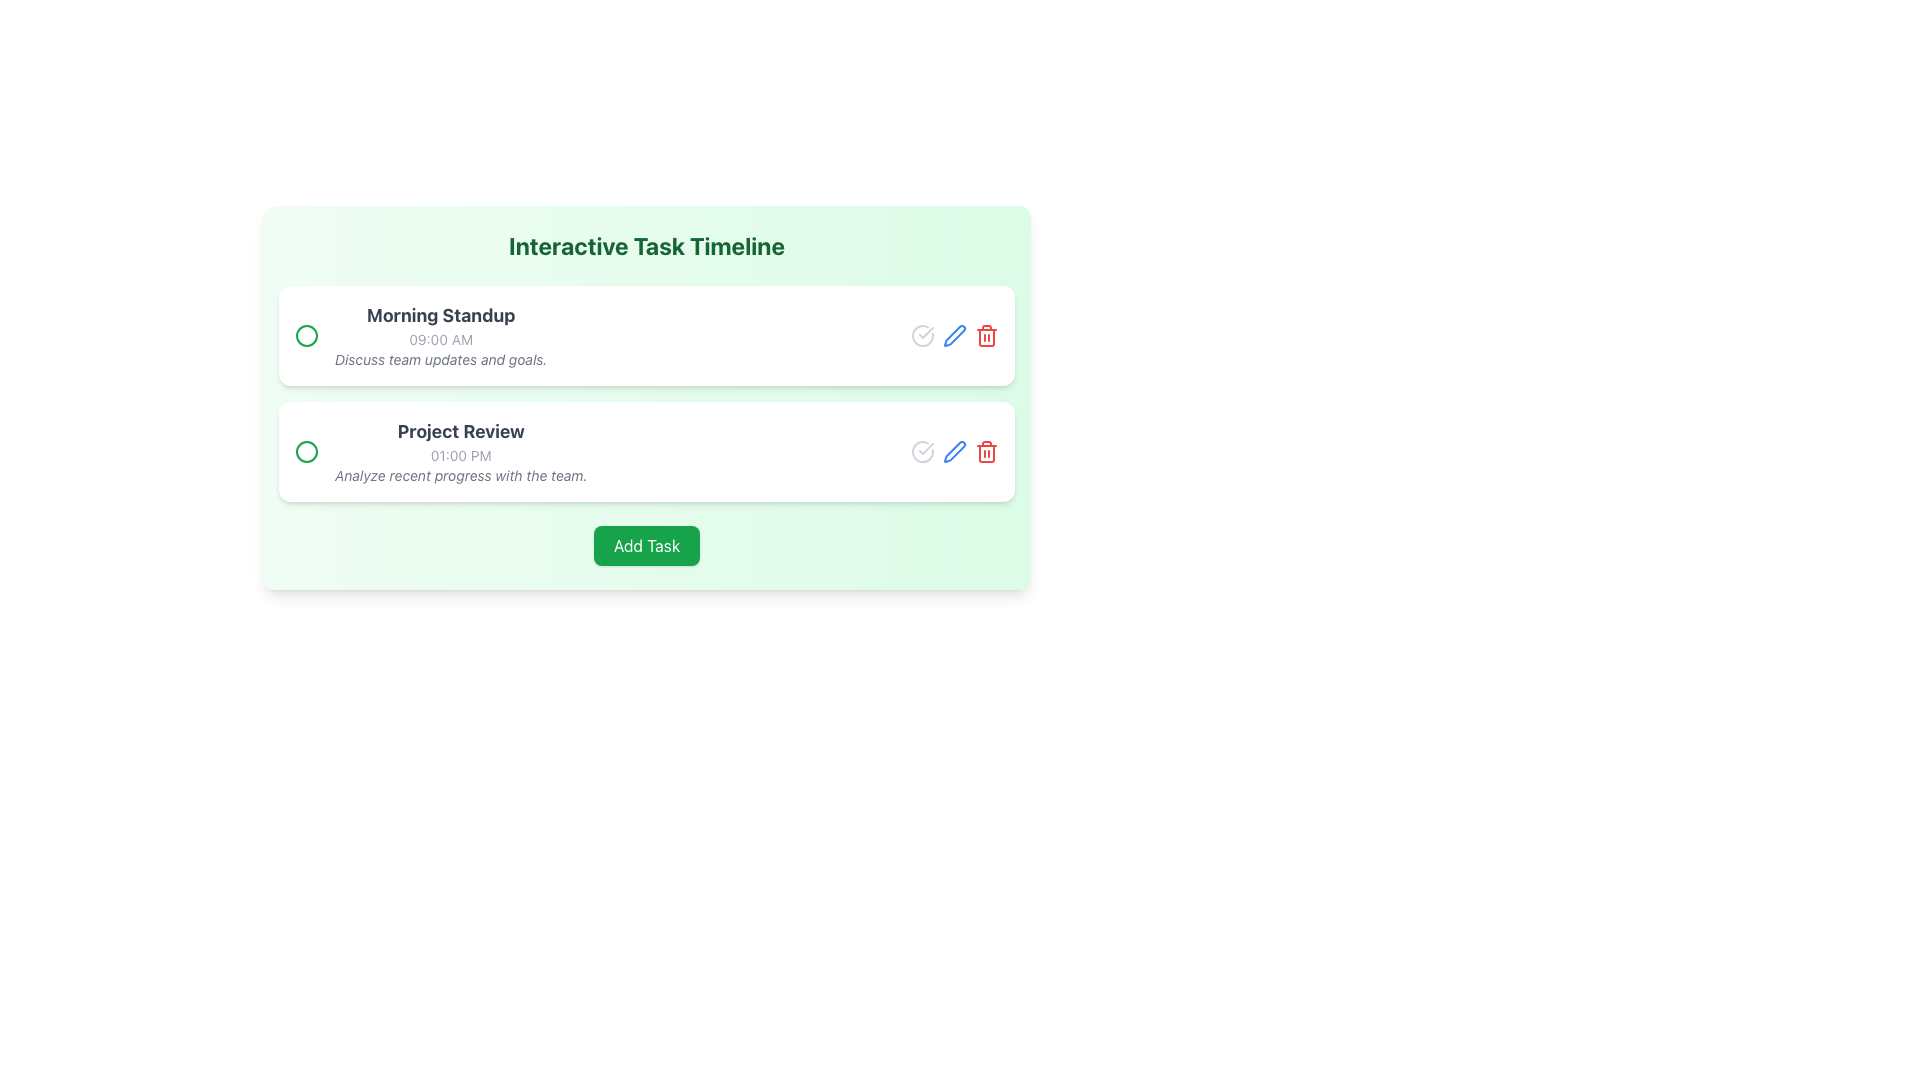 The height and width of the screenshot is (1080, 1920). What do you see at coordinates (987, 334) in the screenshot?
I see `the delete Icon Button located at the far-right end of the control icons group in the 'Project Review' task row` at bounding box center [987, 334].